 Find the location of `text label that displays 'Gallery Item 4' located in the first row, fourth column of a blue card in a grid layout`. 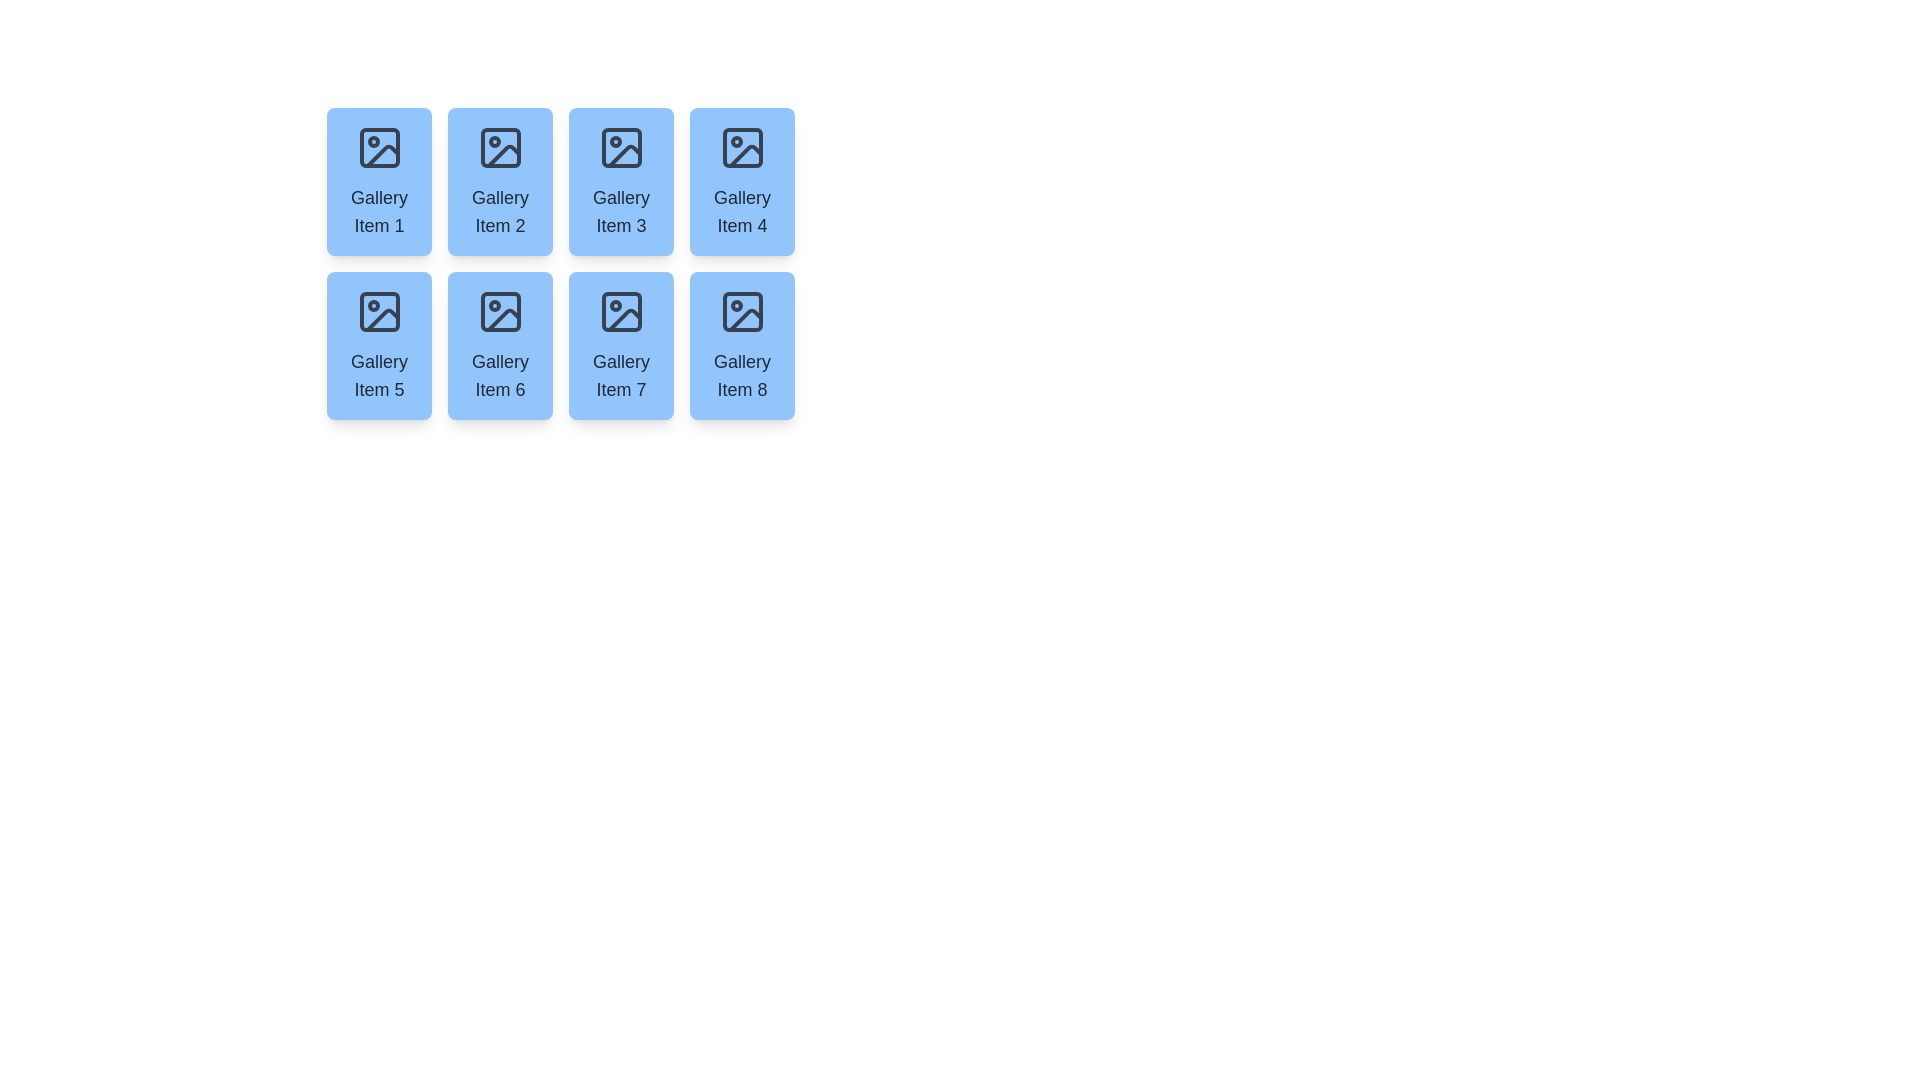

text label that displays 'Gallery Item 4' located in the first row, fourth column of a blue card in a grid layout is located at coordinates (741, 212).